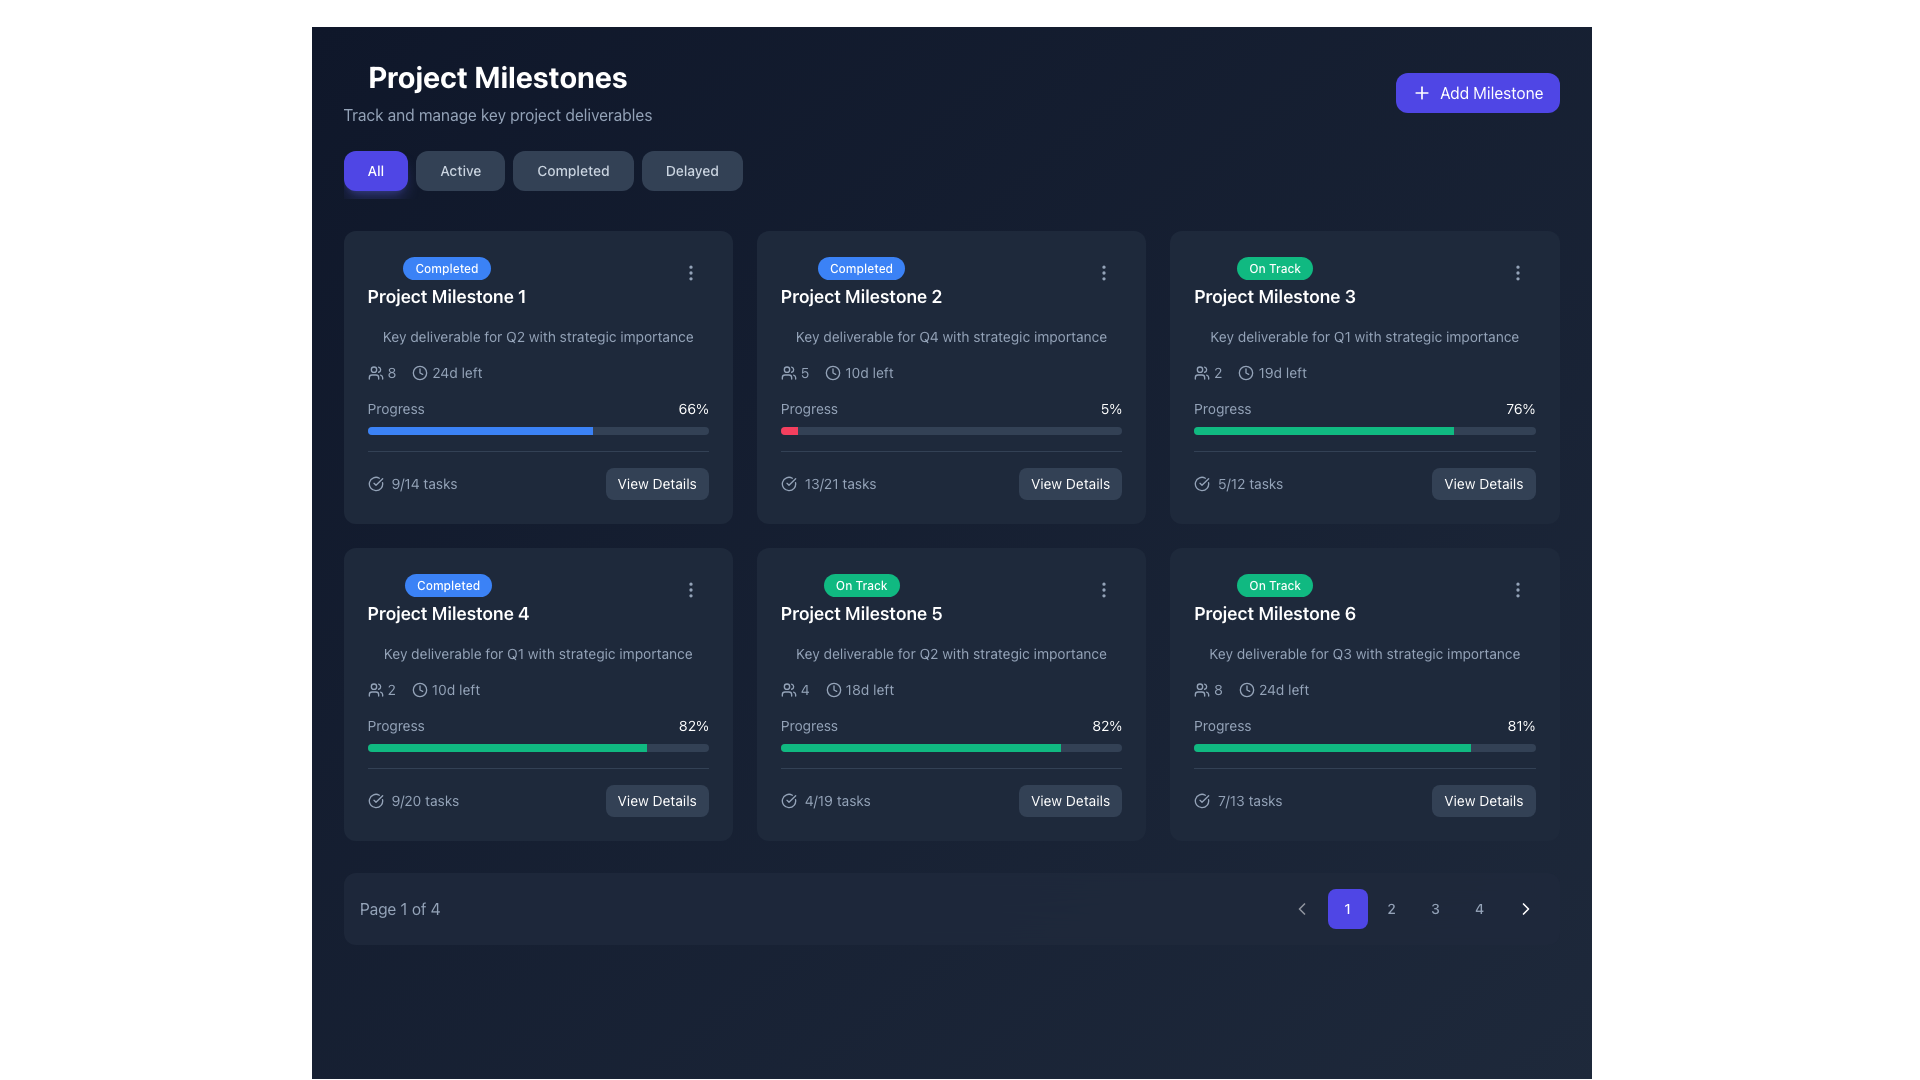 The height and width of the screenshot is (1080, 1920). Describe the element at coordinates (445, 297) in the screenshot. I see `the text label displaying 'Project Milestone 1' which is styled in large, bold white font on a dark blue background, located in the first card under the 'Project Milestones' section` at that location.